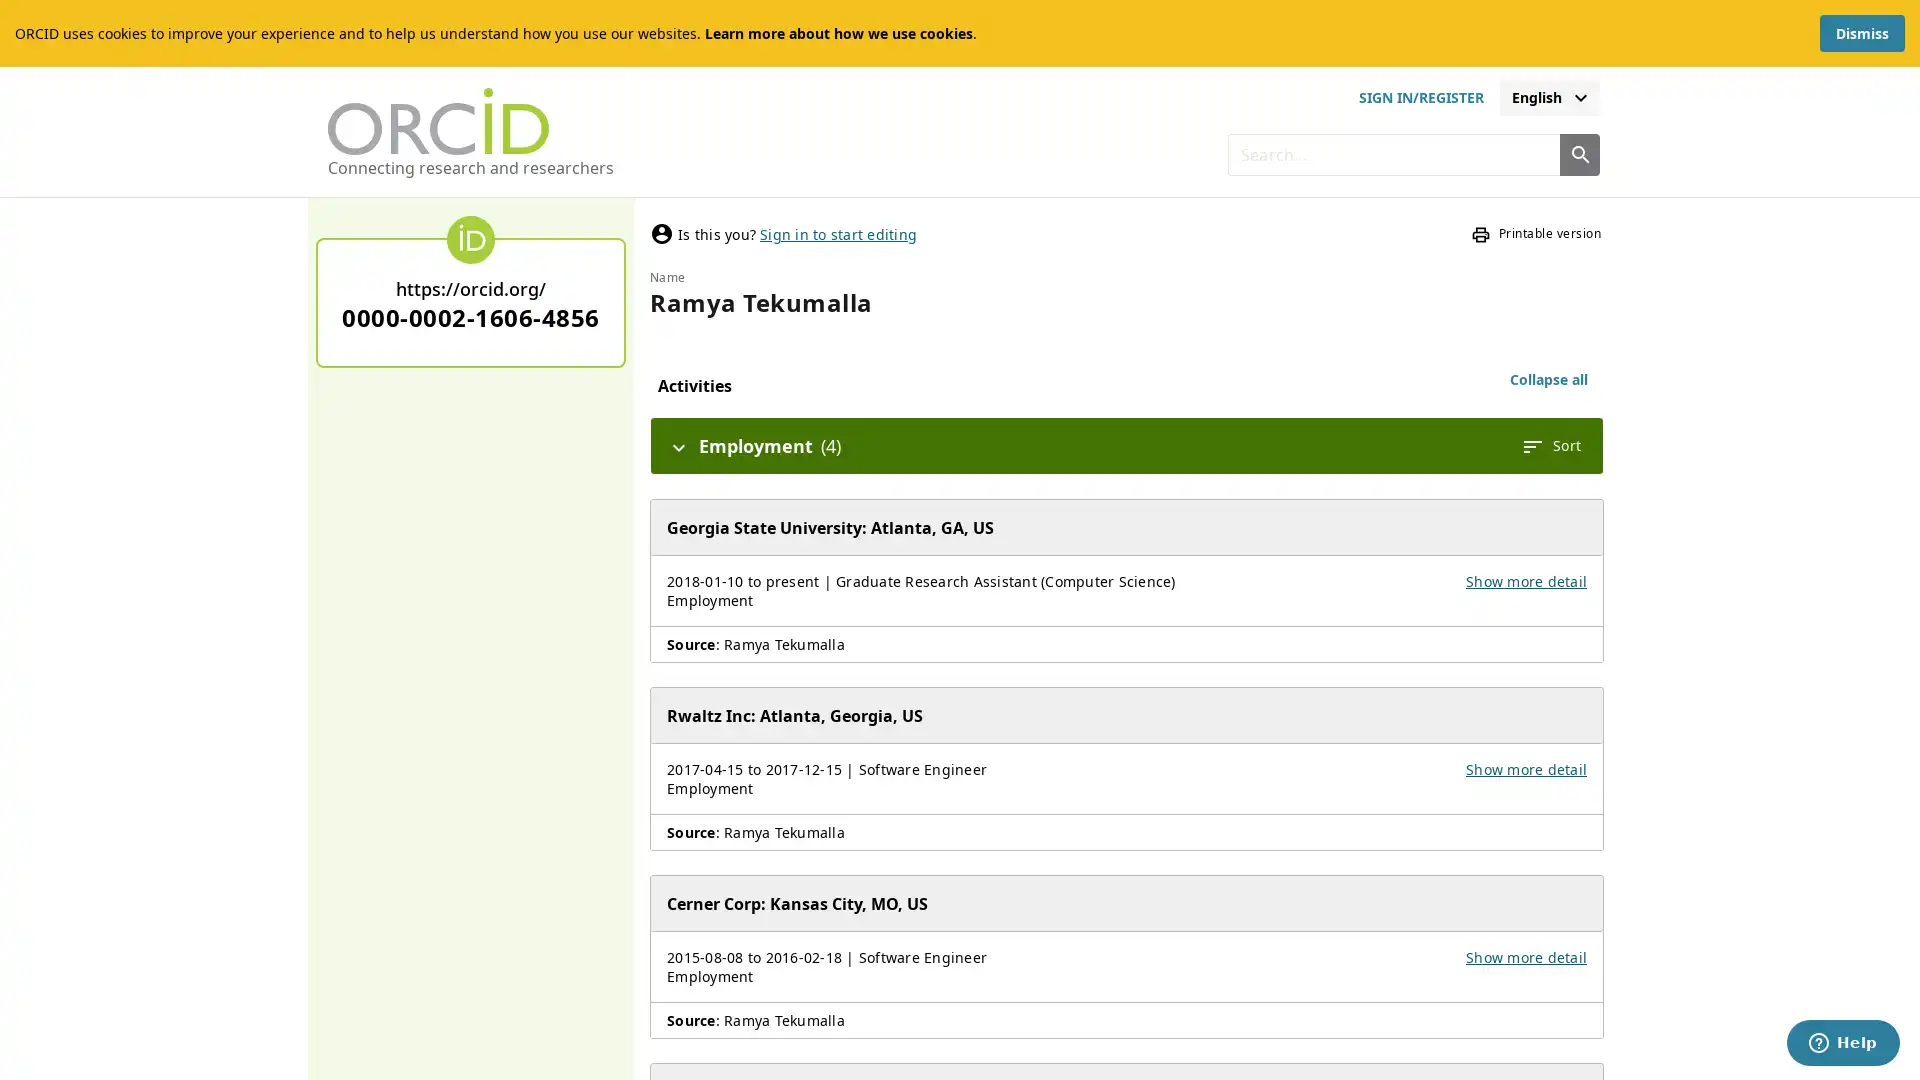  I want to click on sign in or register, so click(1419, 97).